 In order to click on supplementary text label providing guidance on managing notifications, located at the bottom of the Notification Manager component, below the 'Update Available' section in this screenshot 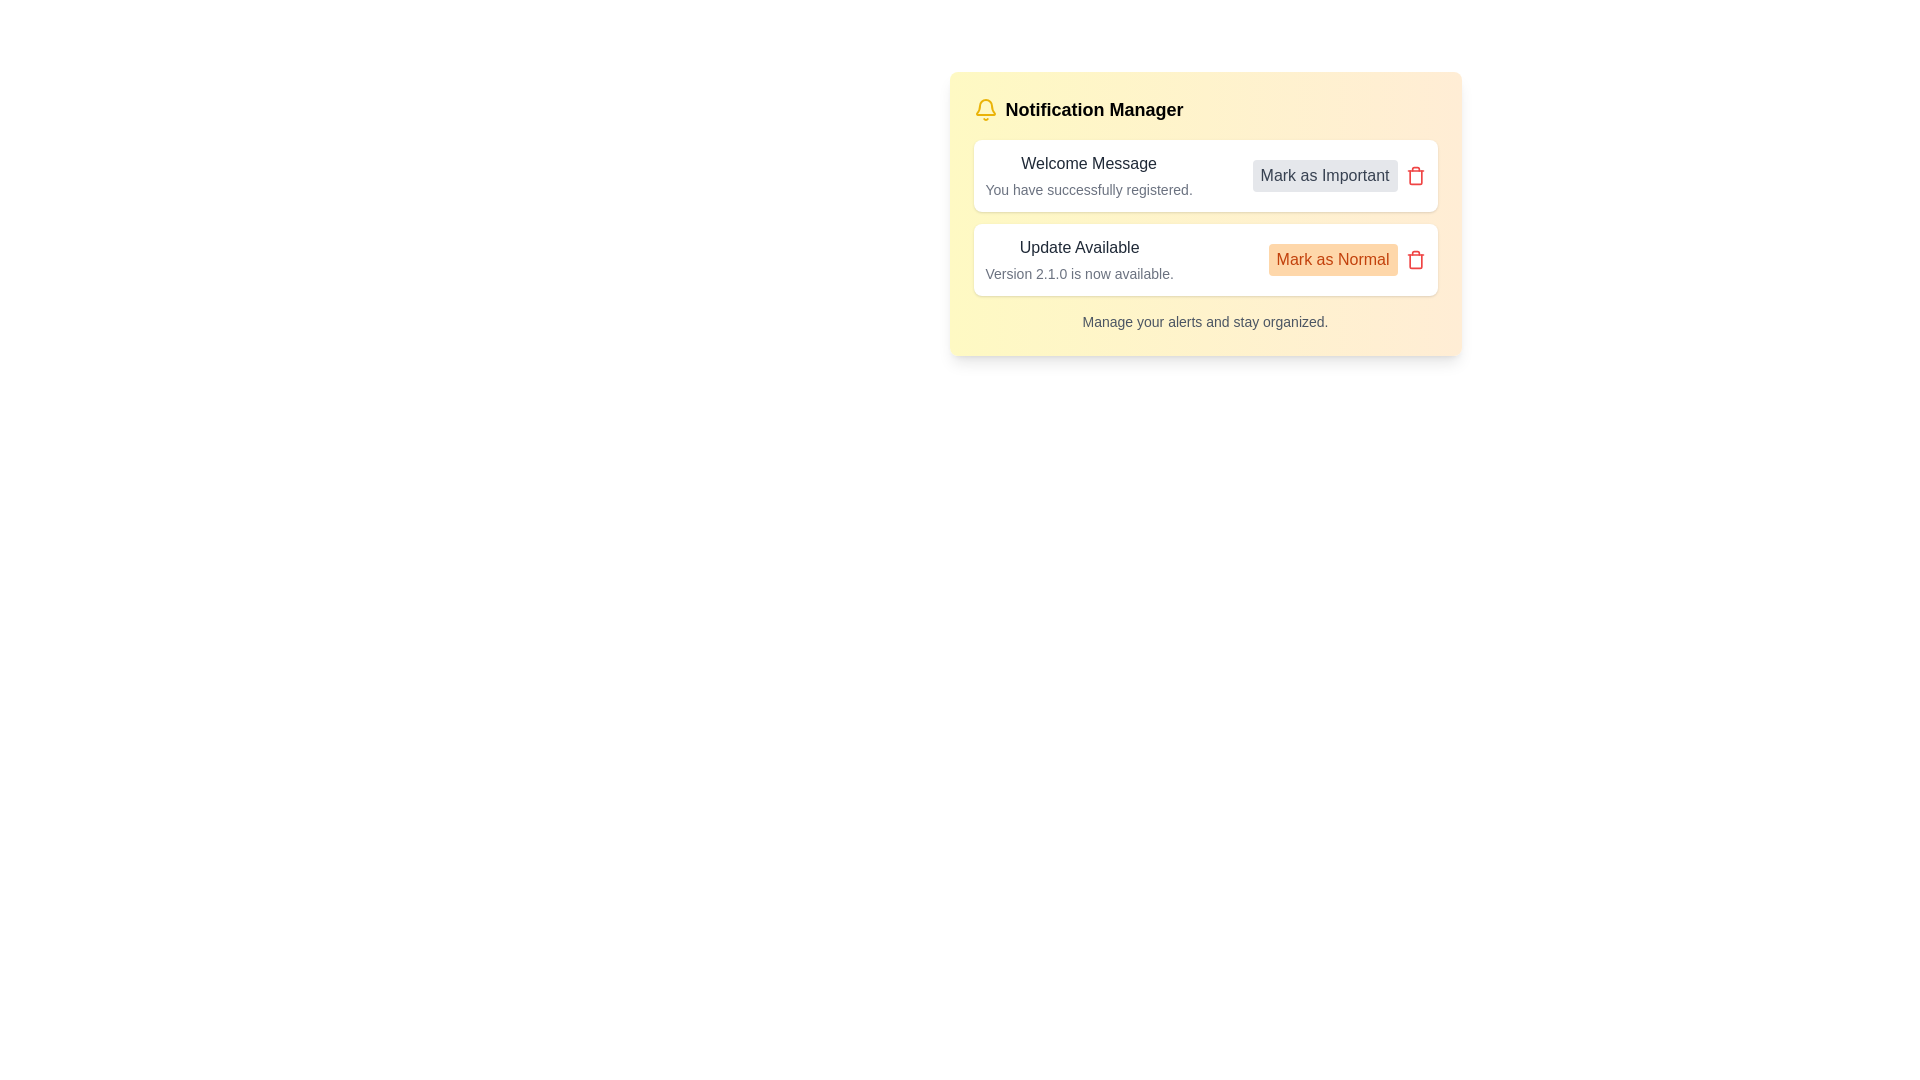, I will do `click(1204, 320)`.